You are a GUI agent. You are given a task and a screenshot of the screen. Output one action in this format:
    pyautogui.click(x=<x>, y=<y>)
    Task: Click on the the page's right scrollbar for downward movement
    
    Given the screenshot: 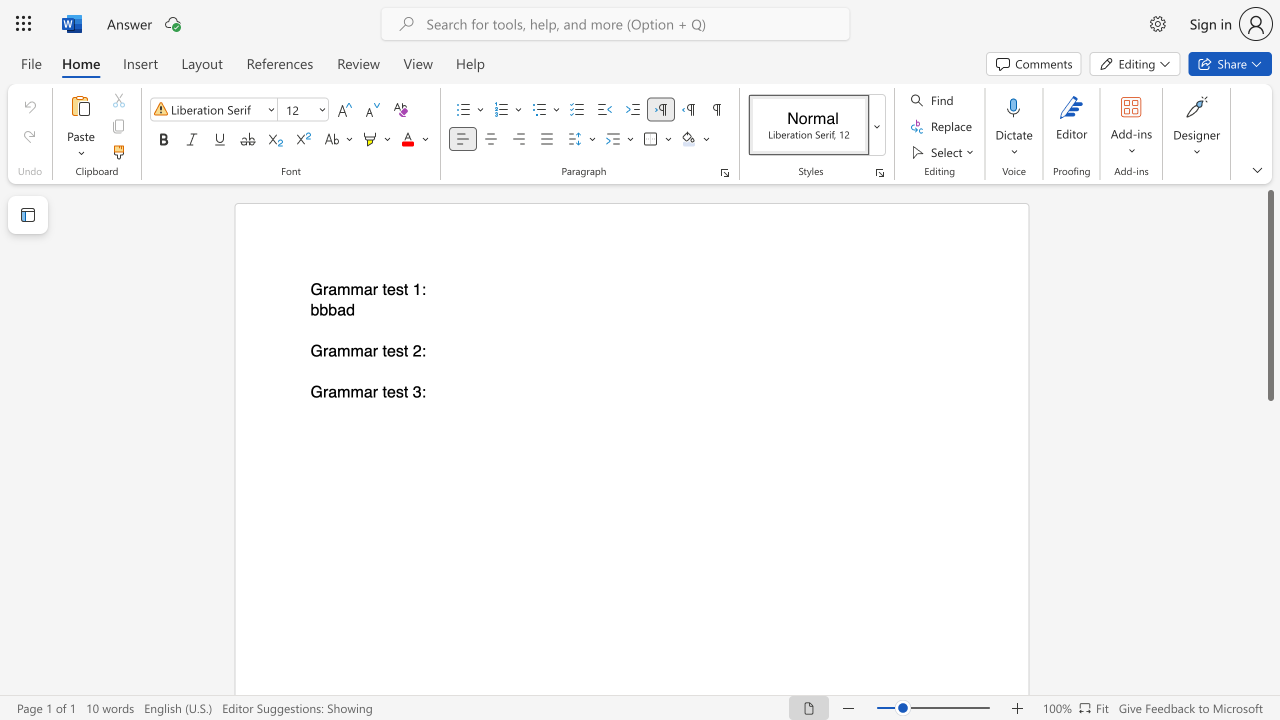 What is the action you would take?
    pyautogui.click(x=1269, y=428)
    